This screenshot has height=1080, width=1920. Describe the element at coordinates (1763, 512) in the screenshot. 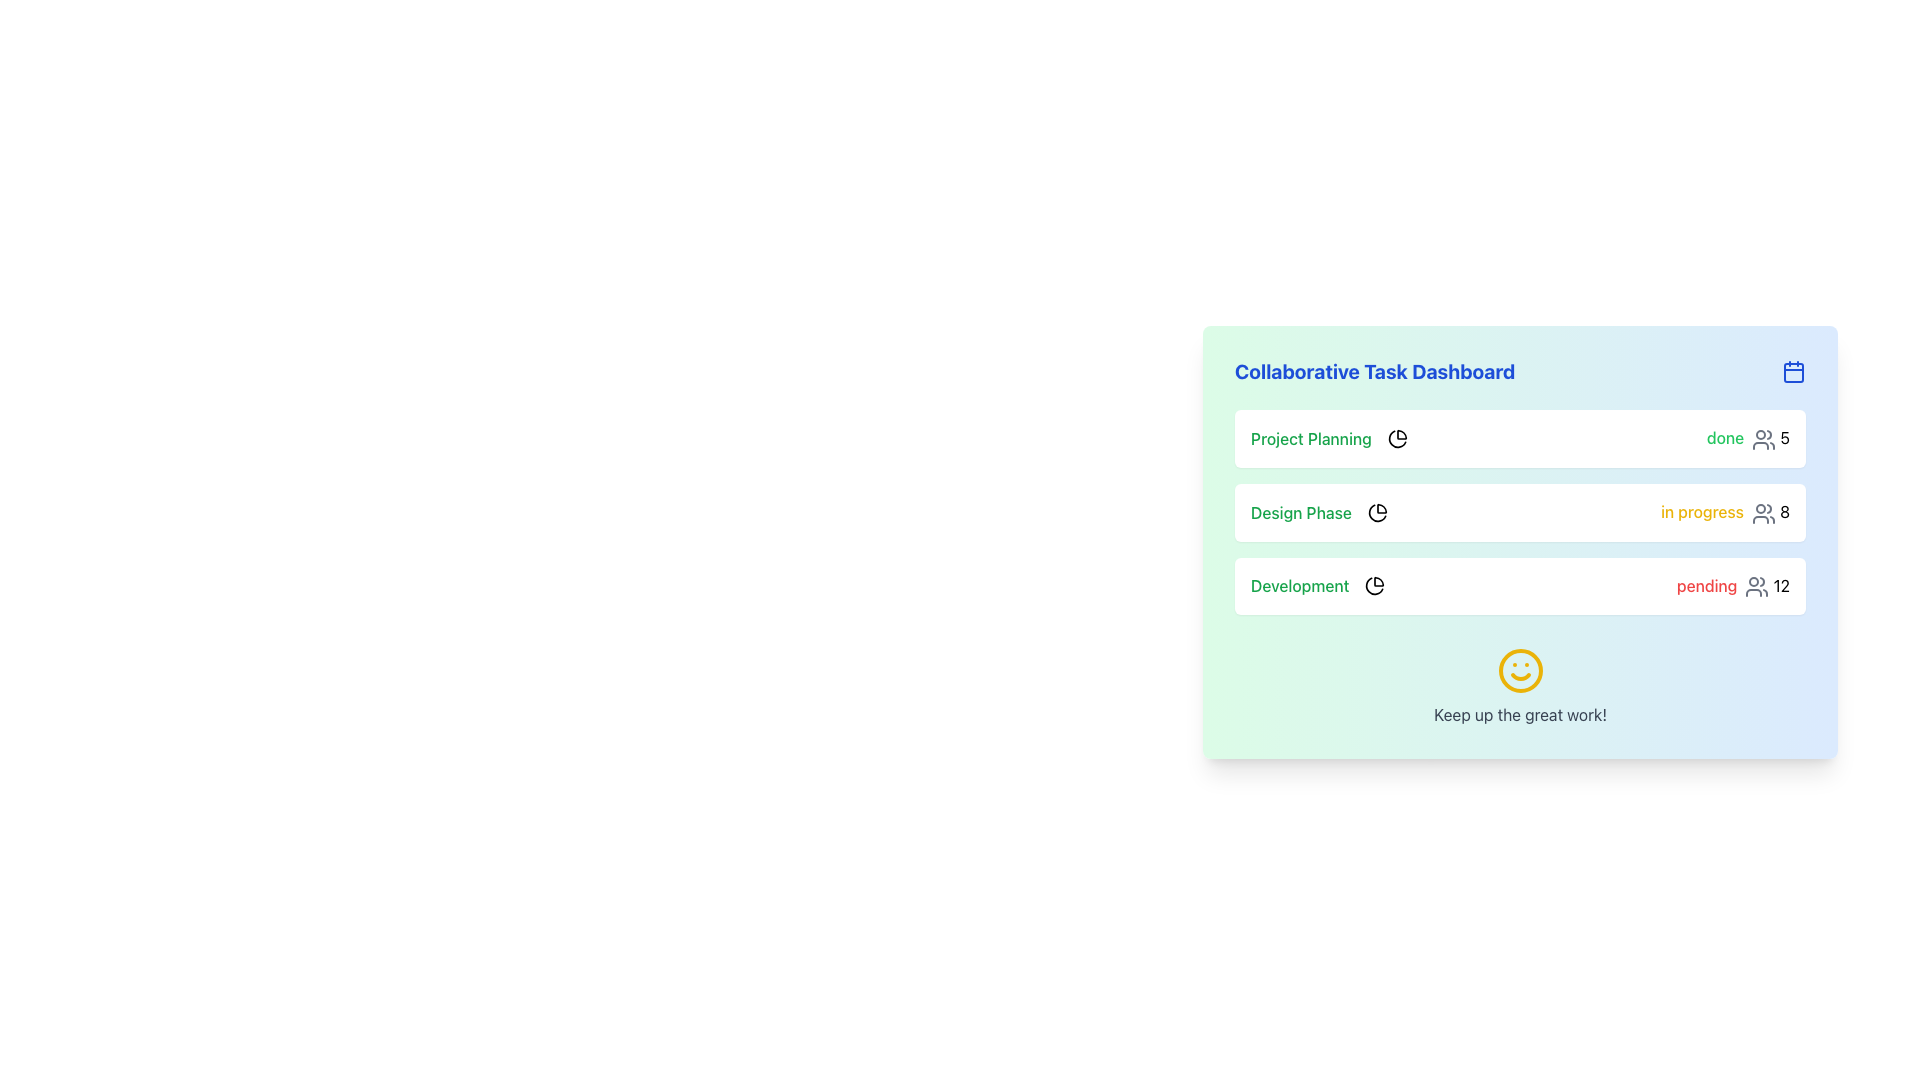

I see `the second icon representing two stylized human figures in the 'Design Phase' row, which is adjacent to the 'in progress 8' label` at that location.